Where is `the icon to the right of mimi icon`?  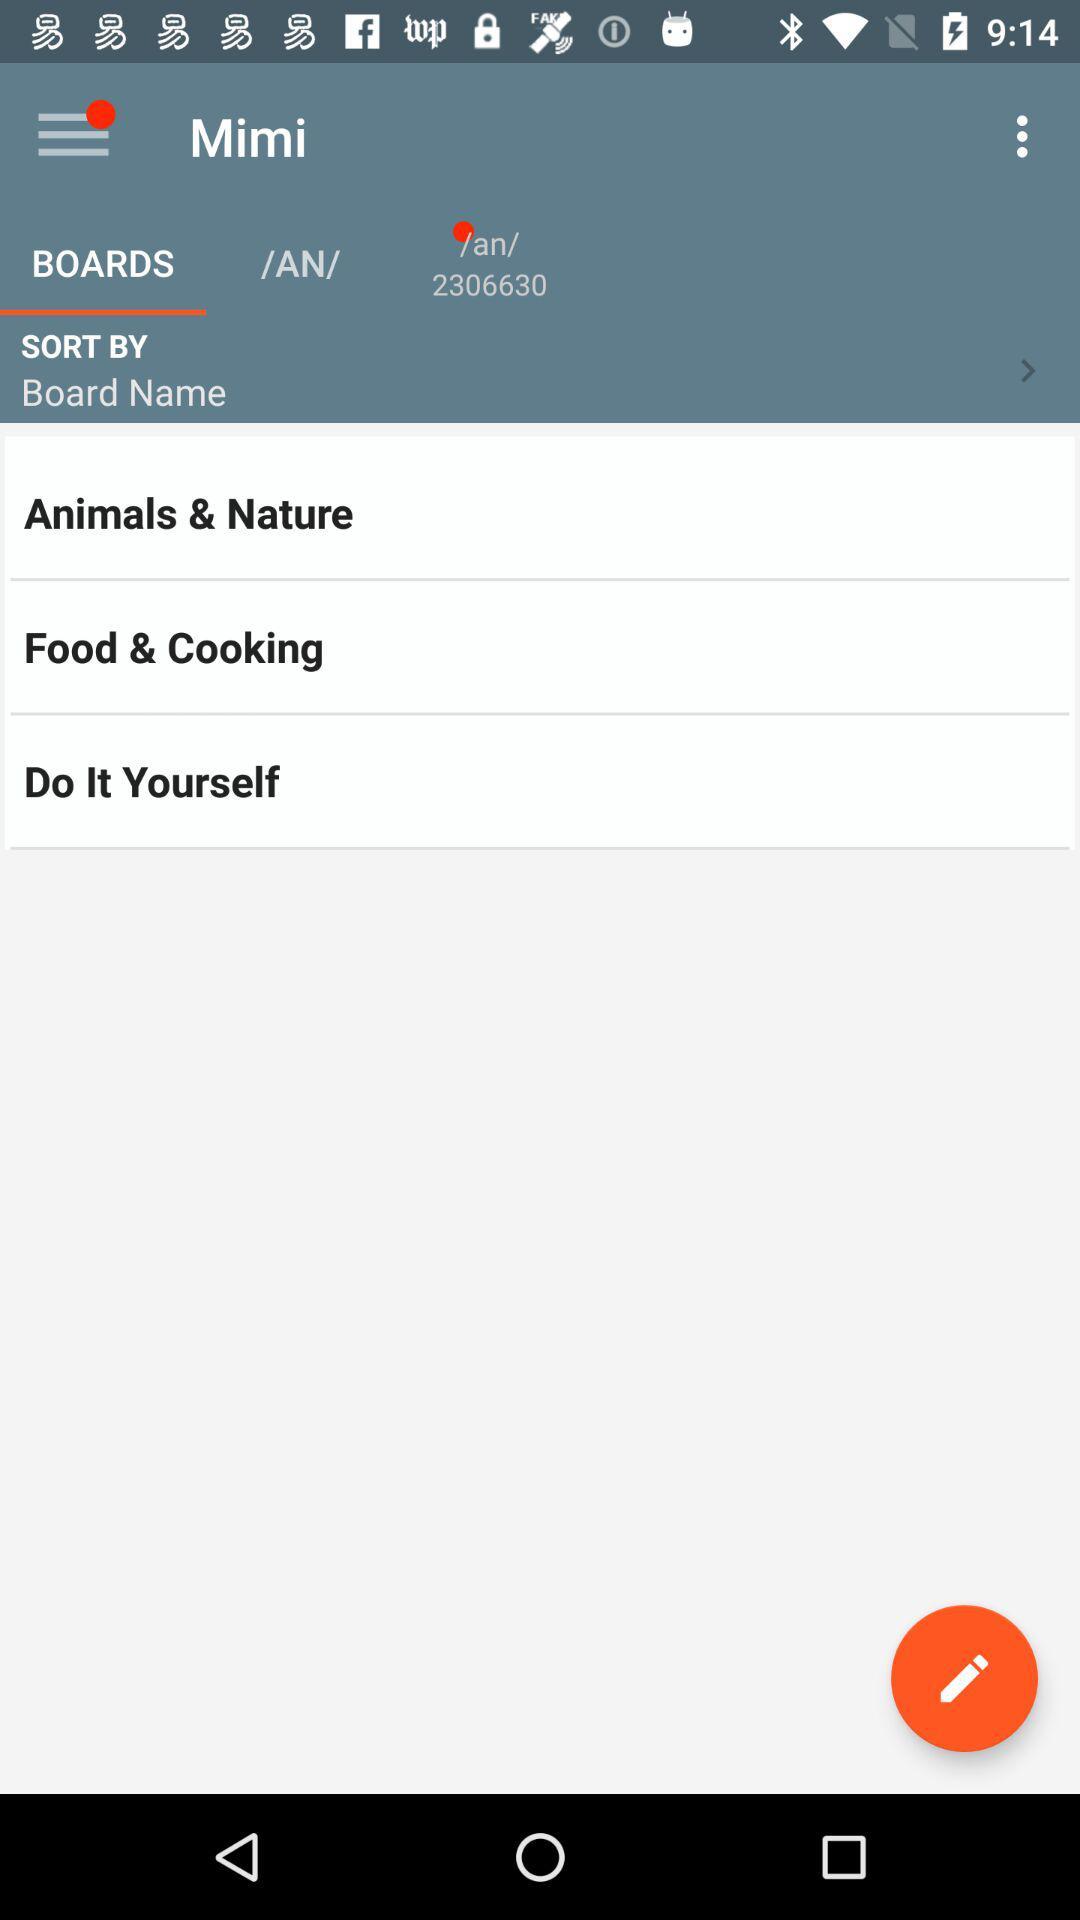
the icon to the right of mimi icon is located at coordinates (1027, 135).